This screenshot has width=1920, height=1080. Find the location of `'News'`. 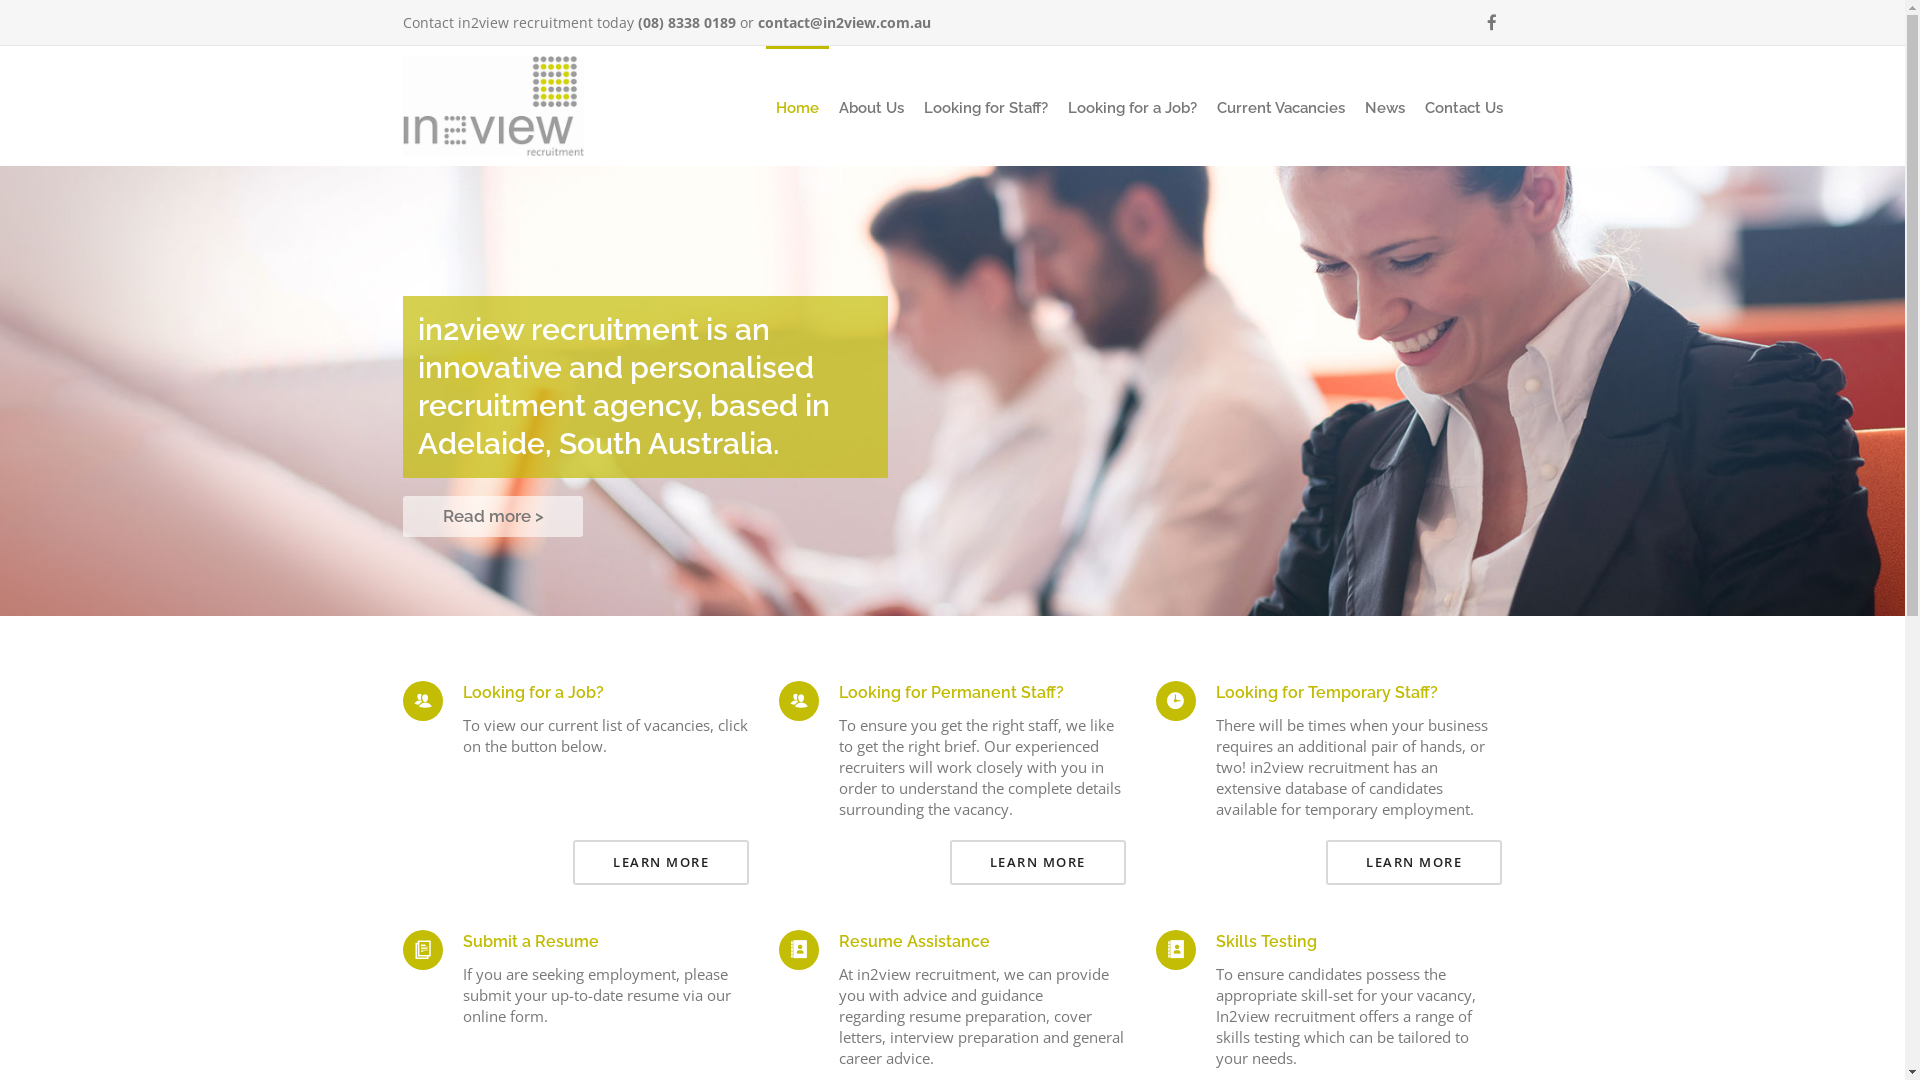

'News' is located at coordinates (1382, 108).